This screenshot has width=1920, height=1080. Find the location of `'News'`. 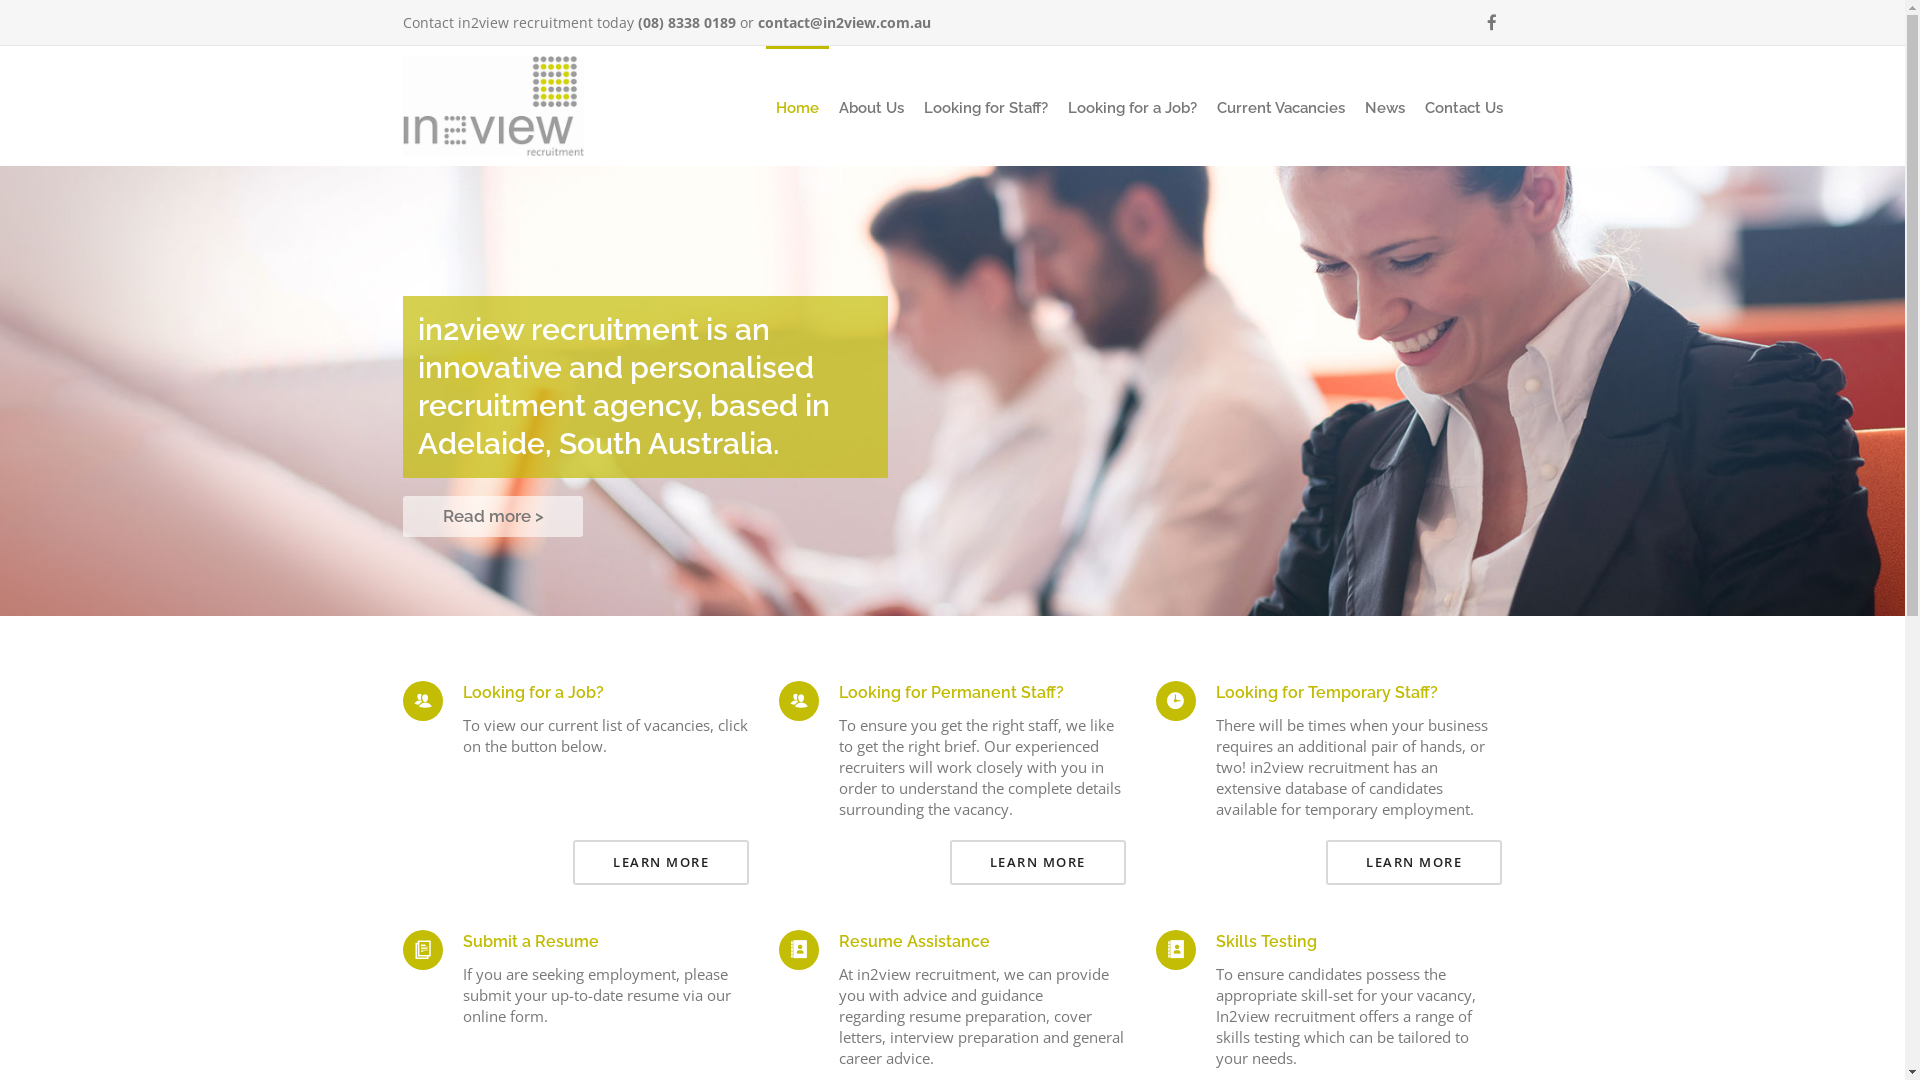

'News' is located at coordinates (1382, 108).